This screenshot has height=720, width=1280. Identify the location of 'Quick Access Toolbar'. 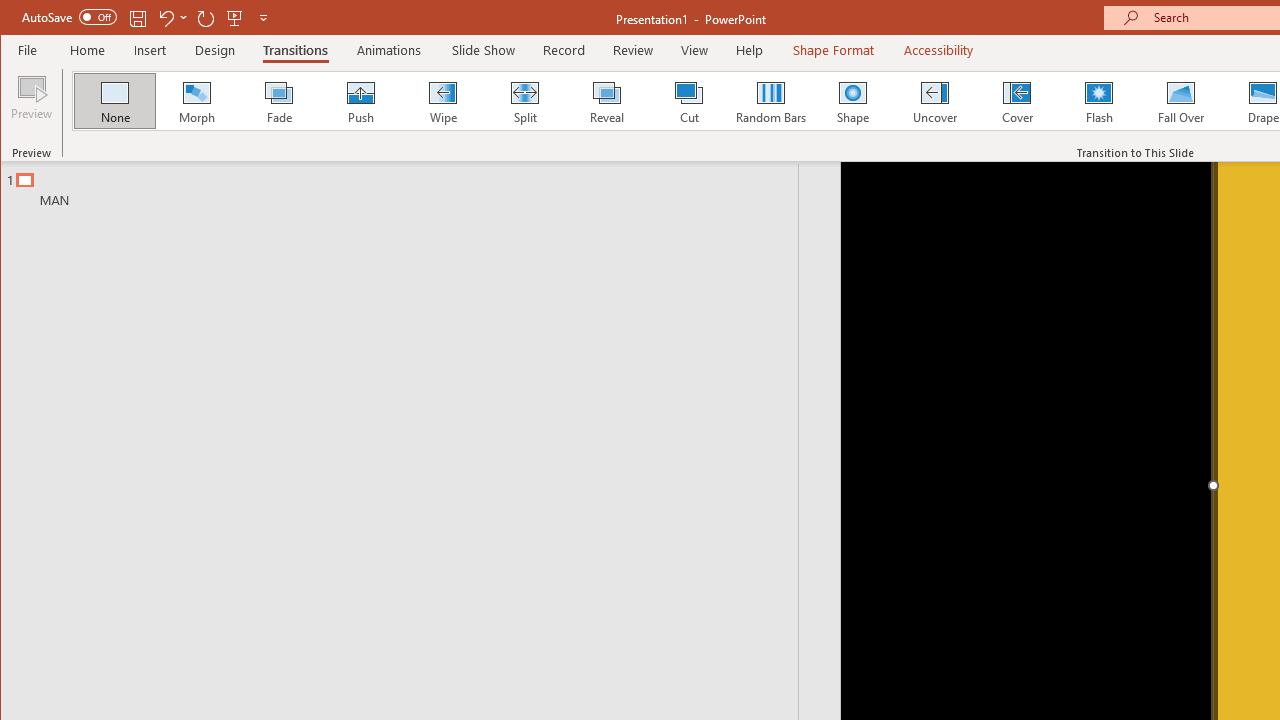
(145, 18).